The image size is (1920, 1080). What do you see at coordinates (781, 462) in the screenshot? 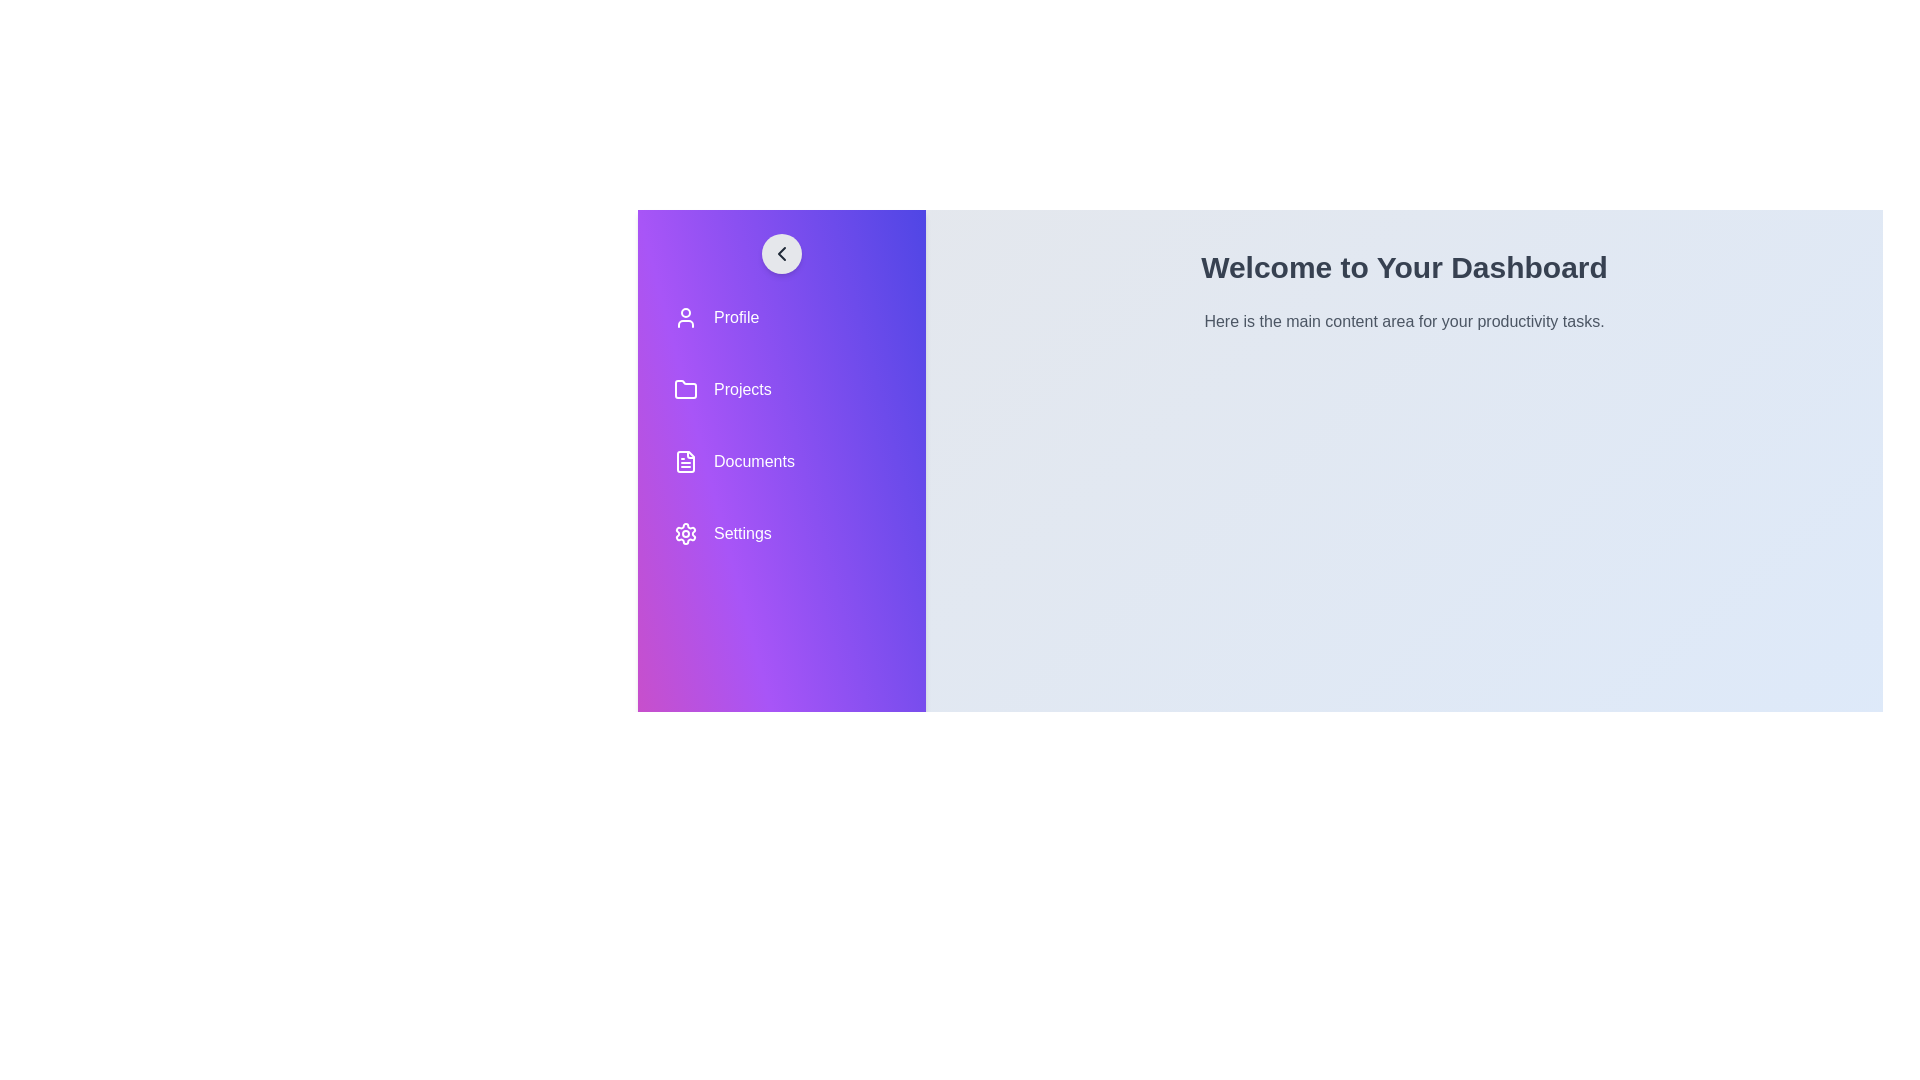
I see `the navigation item labeled Documents` at bounding box center [781, 462].